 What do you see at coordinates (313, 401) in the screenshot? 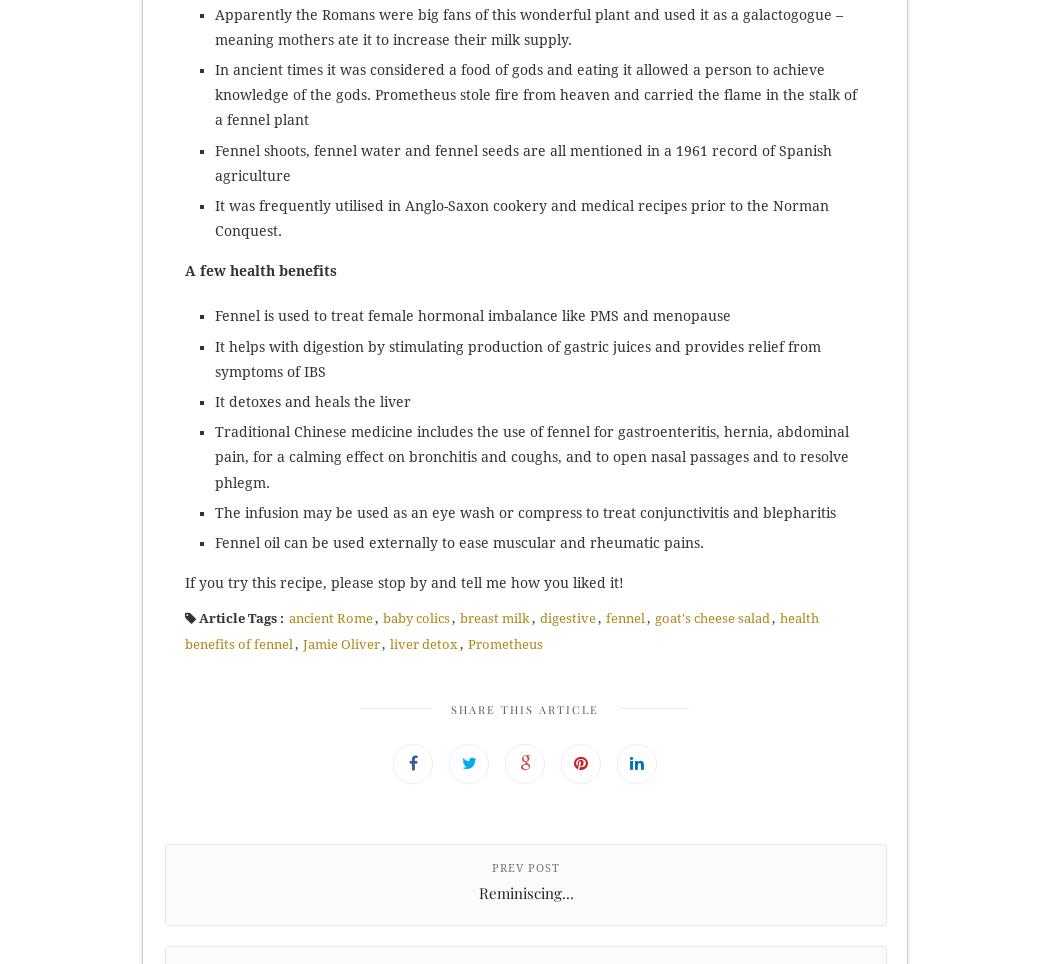
I see `'It detoxes and heals the liver'` at bounding box center [313, 401].